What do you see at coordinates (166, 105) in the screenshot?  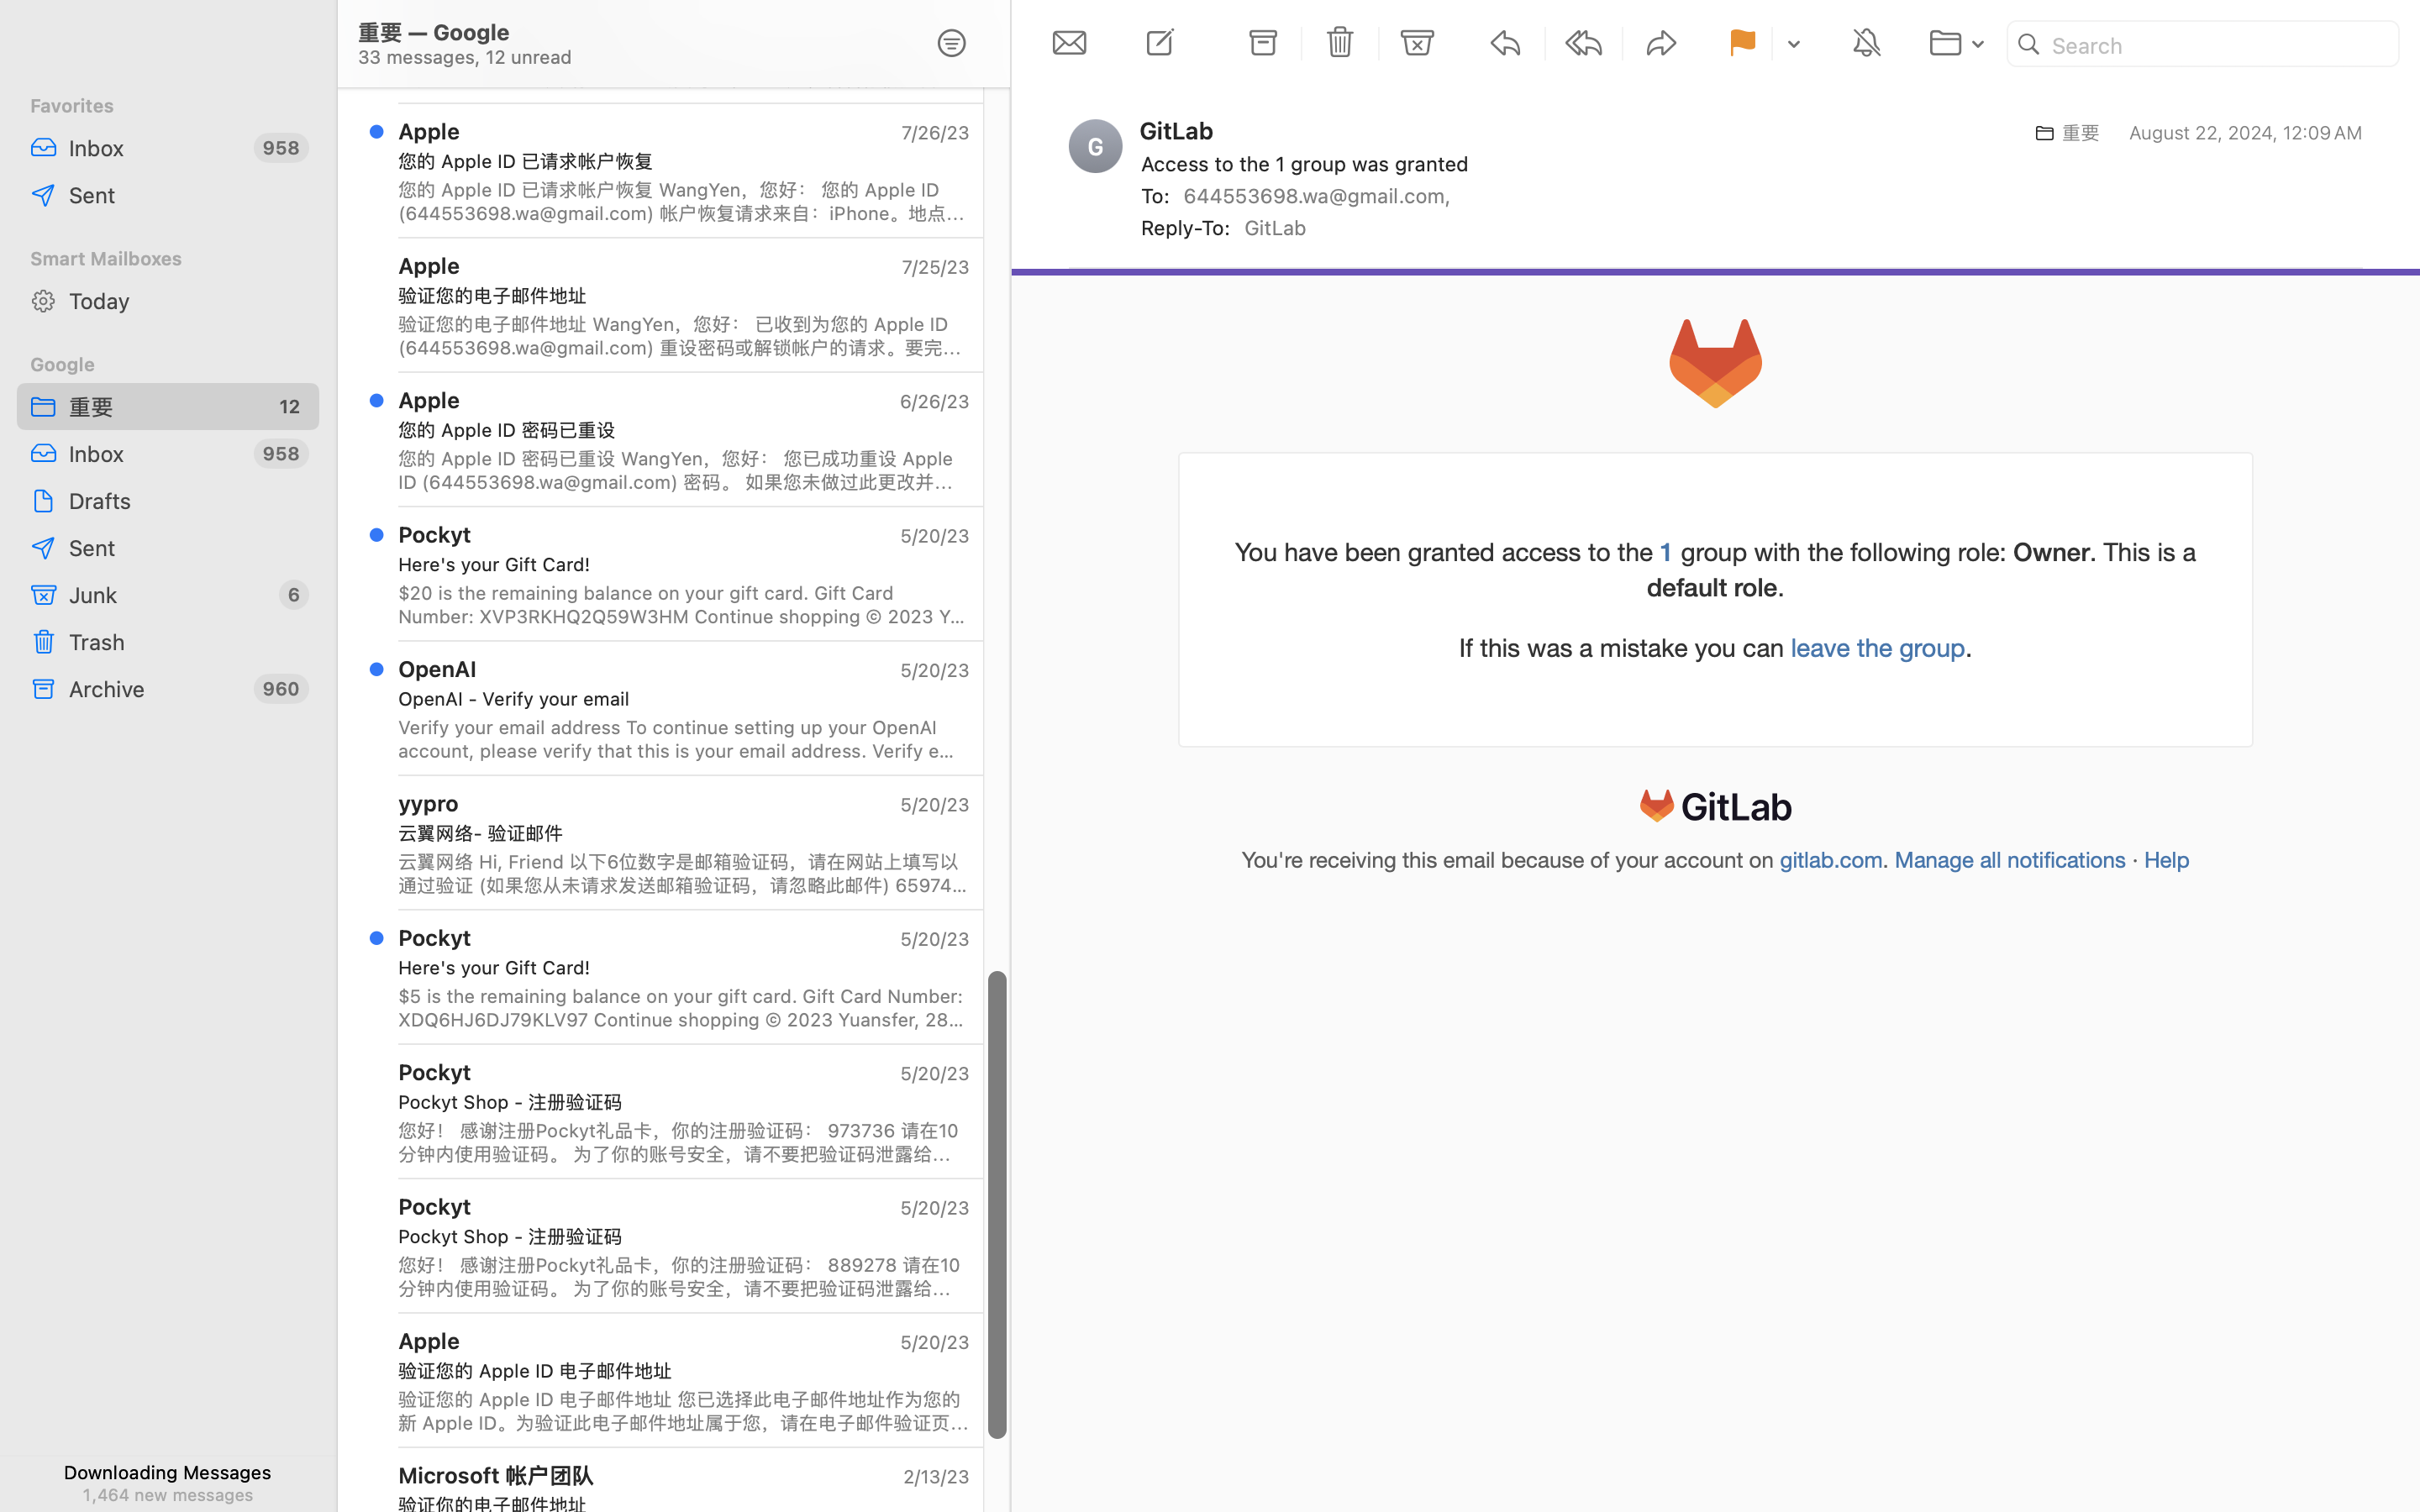 I see `'Favorites'` at bounding box center [166, 105].